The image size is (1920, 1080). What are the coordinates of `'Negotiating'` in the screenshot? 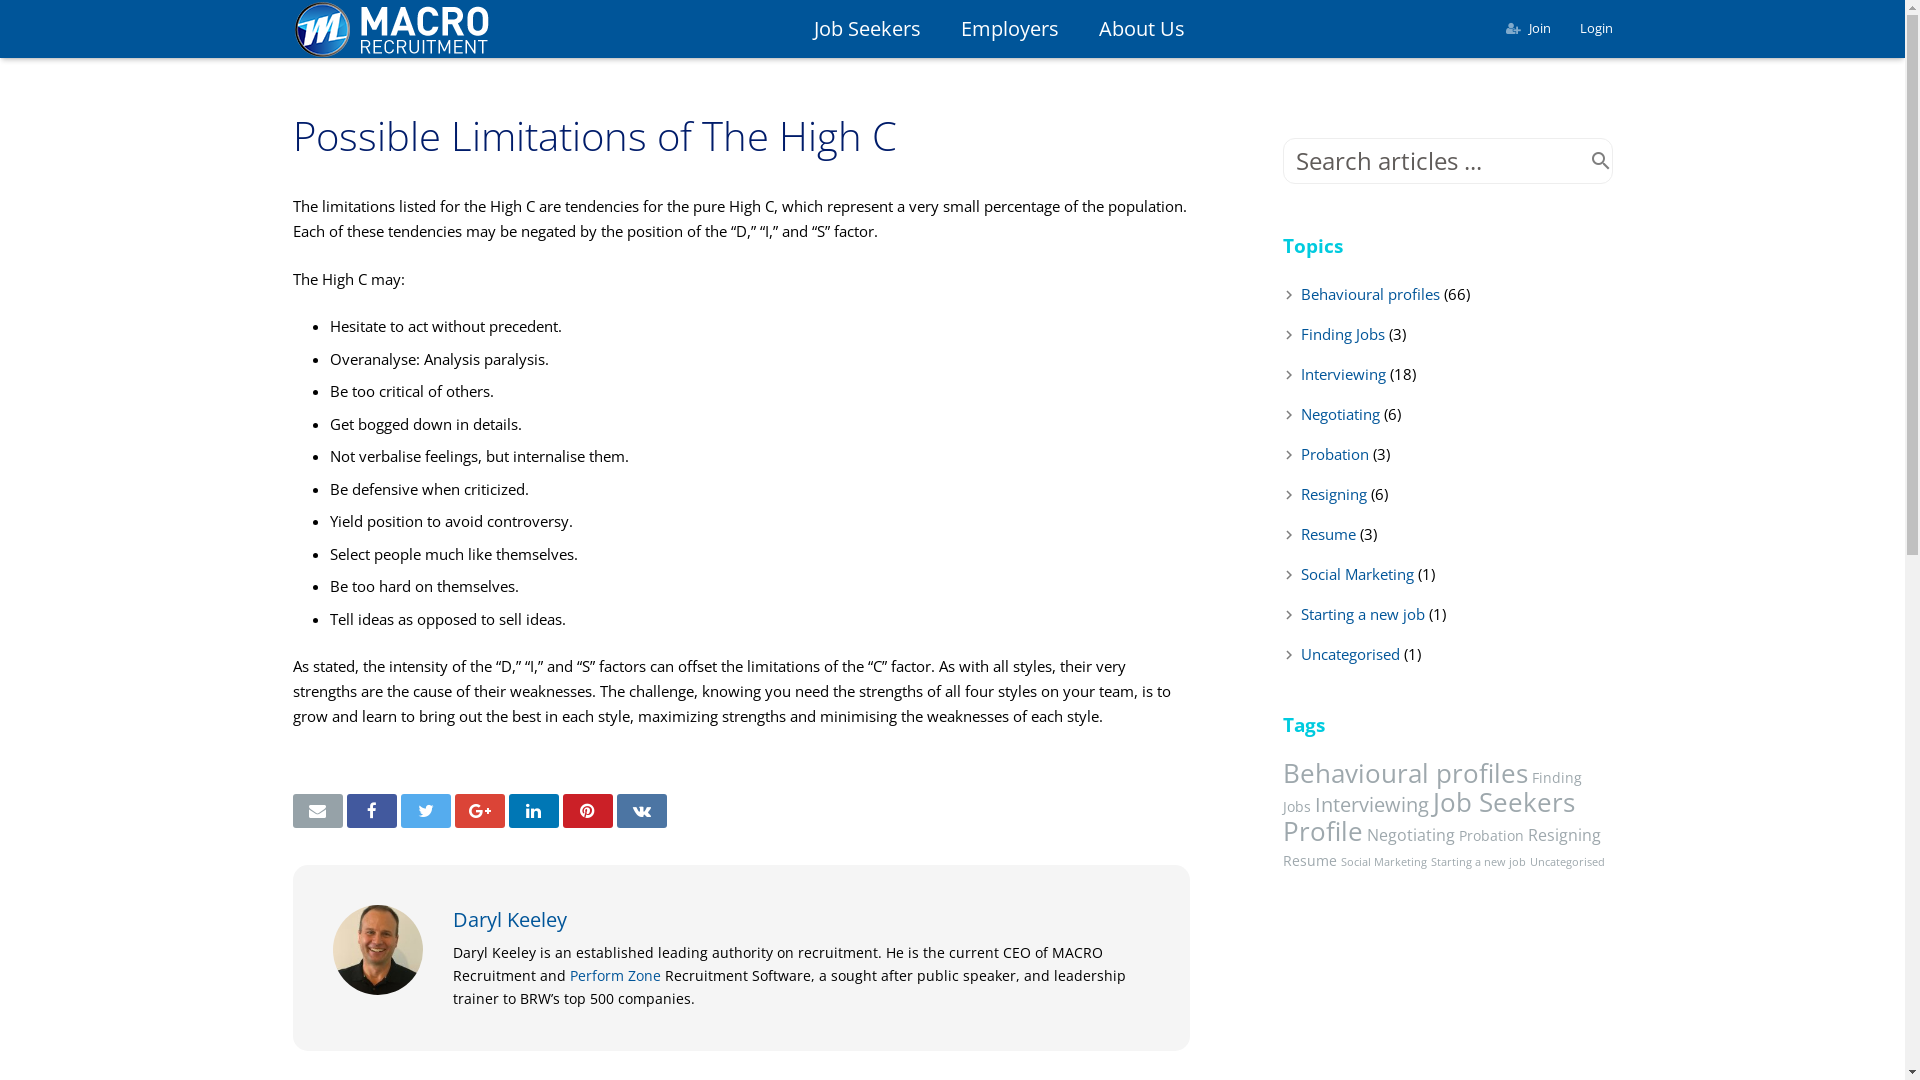 It's located at (1339, 412).